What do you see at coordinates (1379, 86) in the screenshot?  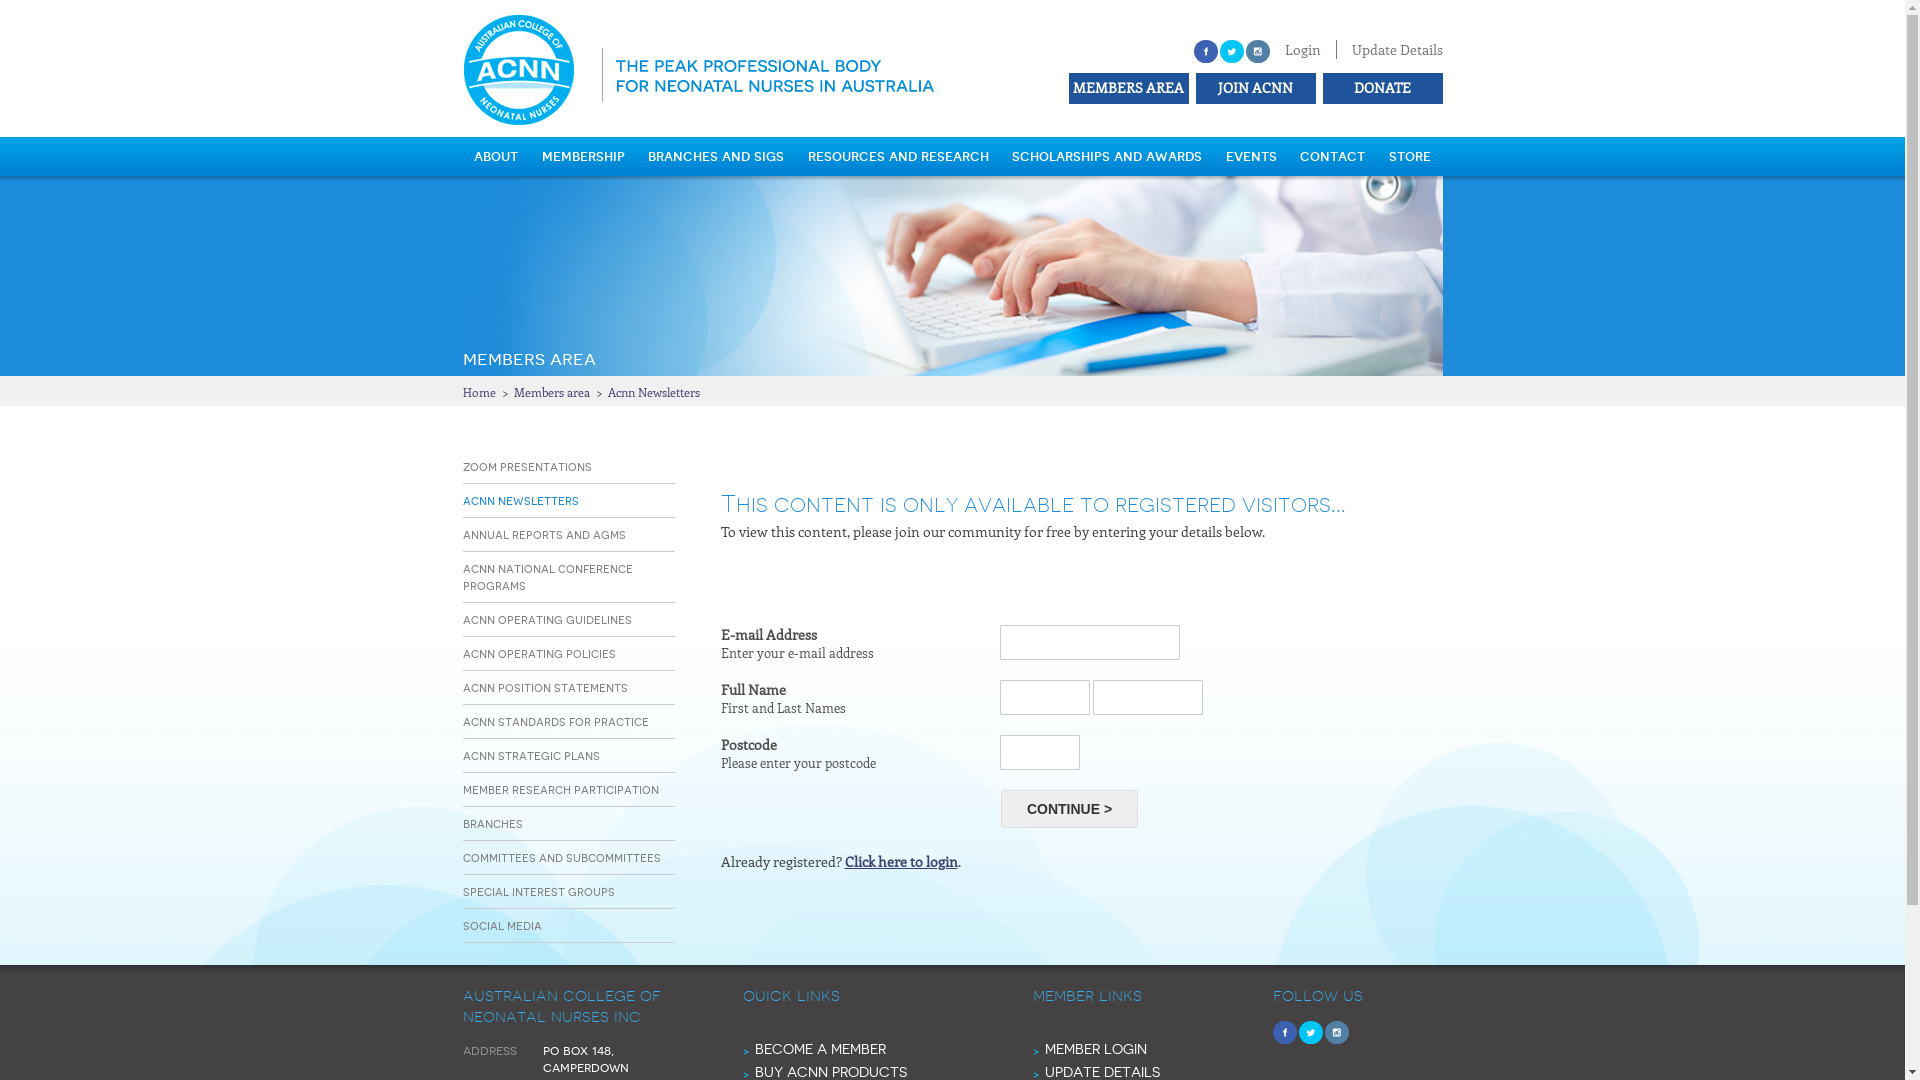 I see `'DONATE'` at bounding box center [1379, 86].